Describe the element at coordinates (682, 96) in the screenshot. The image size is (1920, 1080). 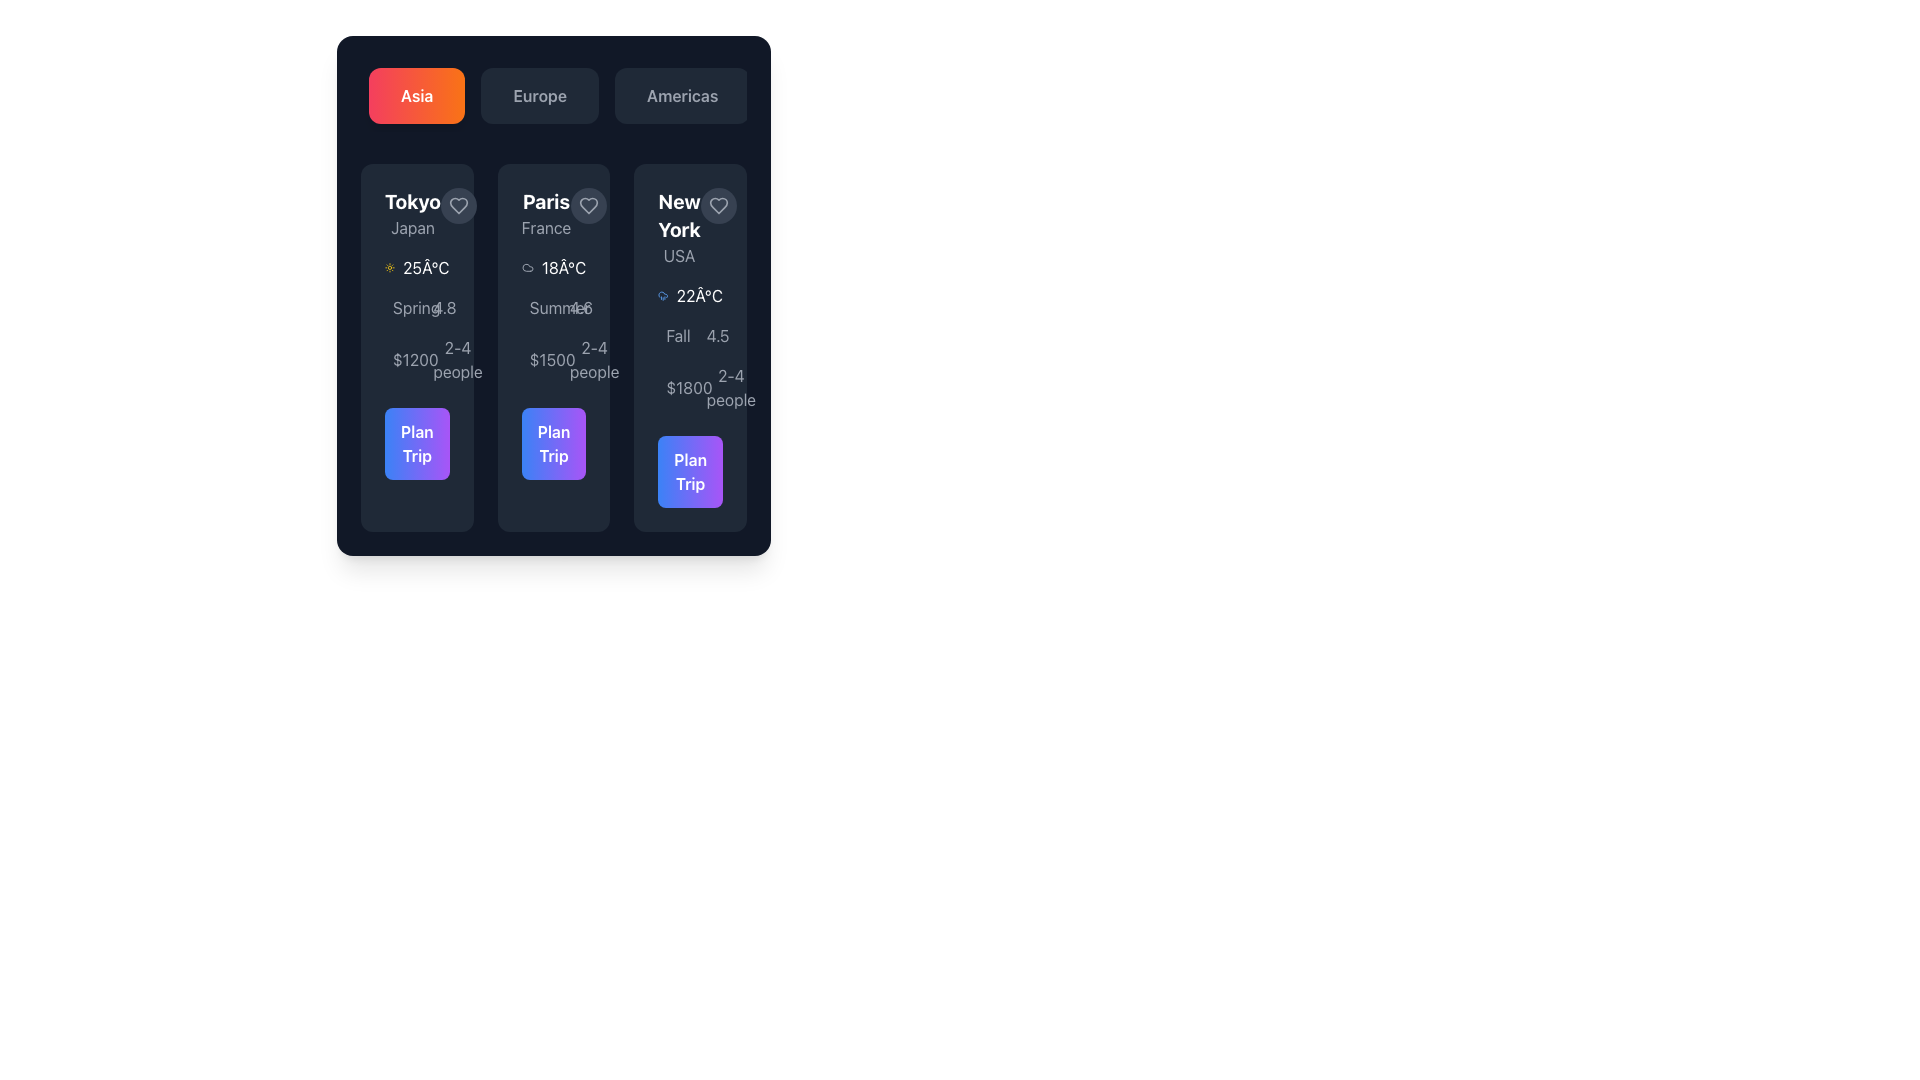
I see `the 'Americas' button in the upper horizontal scrollable menu` at that location.